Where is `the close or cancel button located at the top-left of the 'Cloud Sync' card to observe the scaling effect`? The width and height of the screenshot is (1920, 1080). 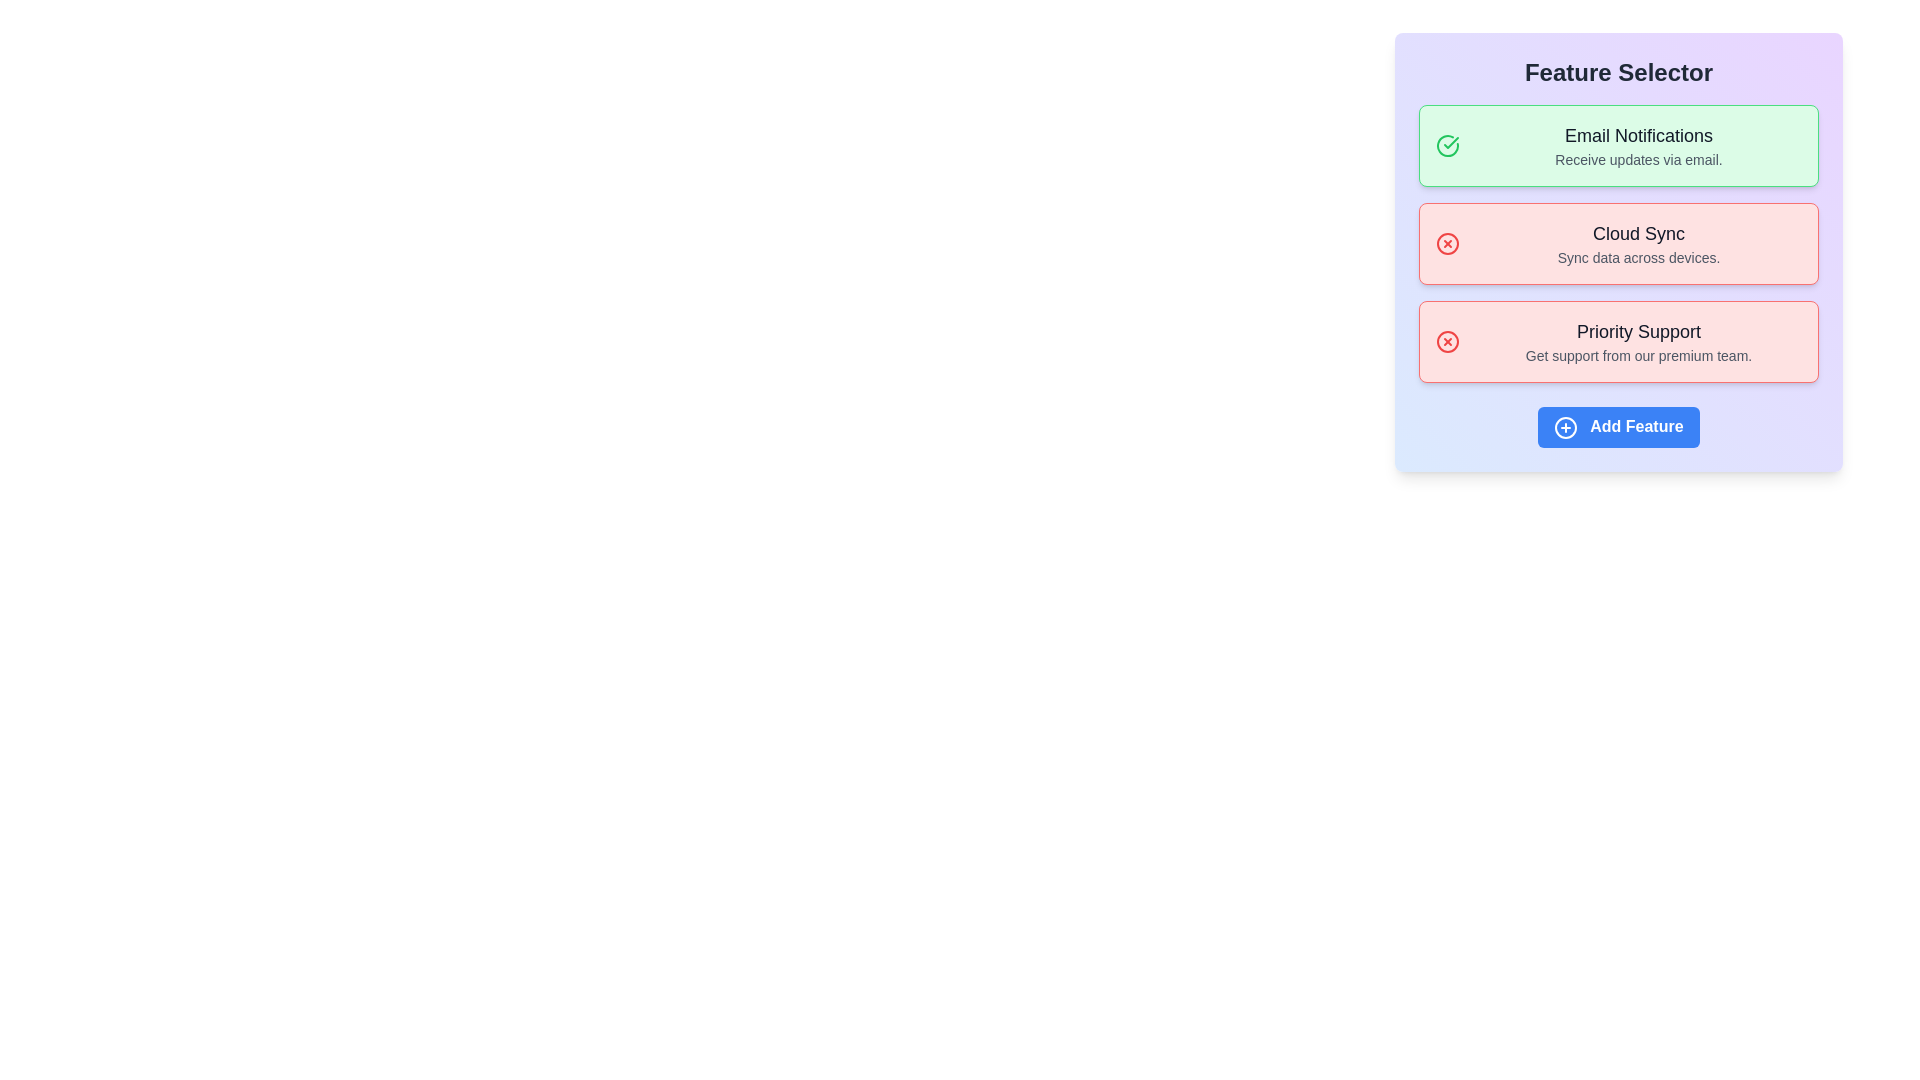
the close or cancel button located at the top-left of the 'Cloud Sync' card to observe the scaling effect is located at coordinates (1448, 242).